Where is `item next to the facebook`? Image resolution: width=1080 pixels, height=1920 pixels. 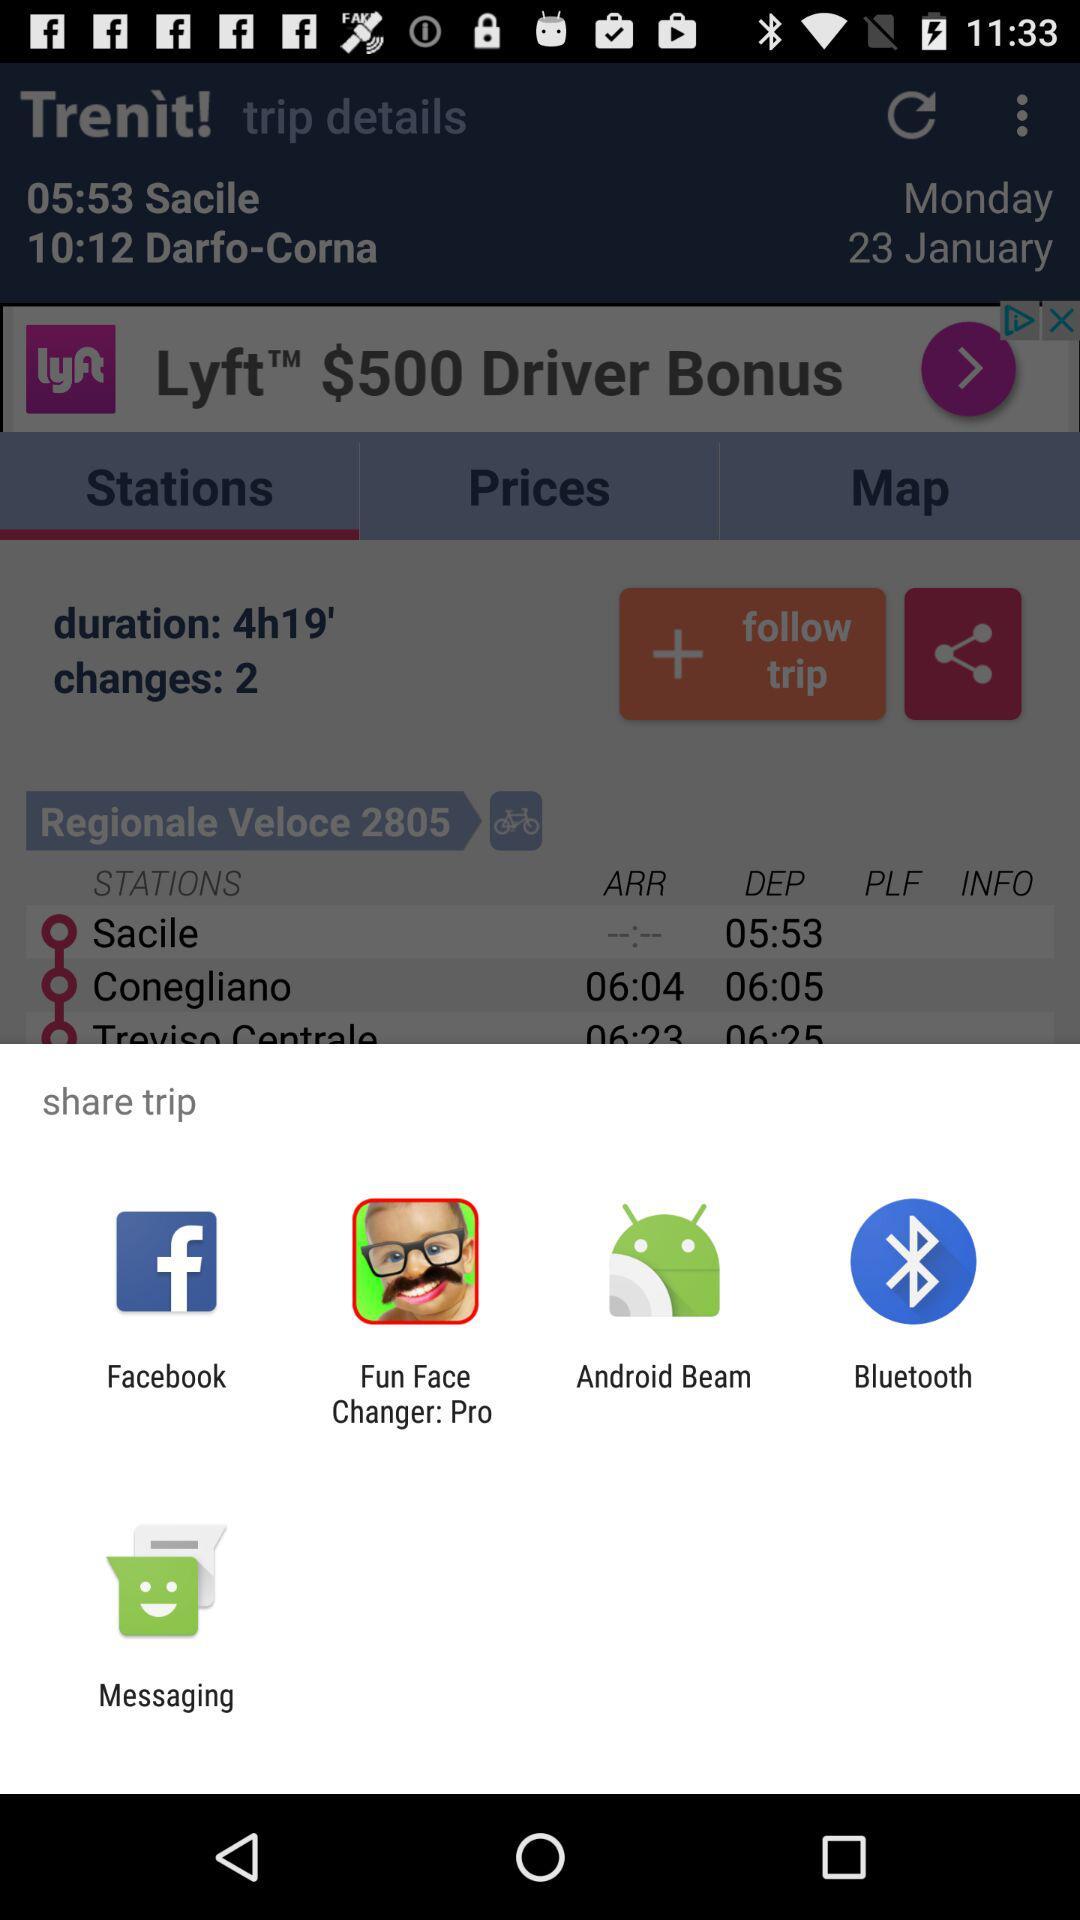 item next to the facebook is located at coordinates (414, 1392).